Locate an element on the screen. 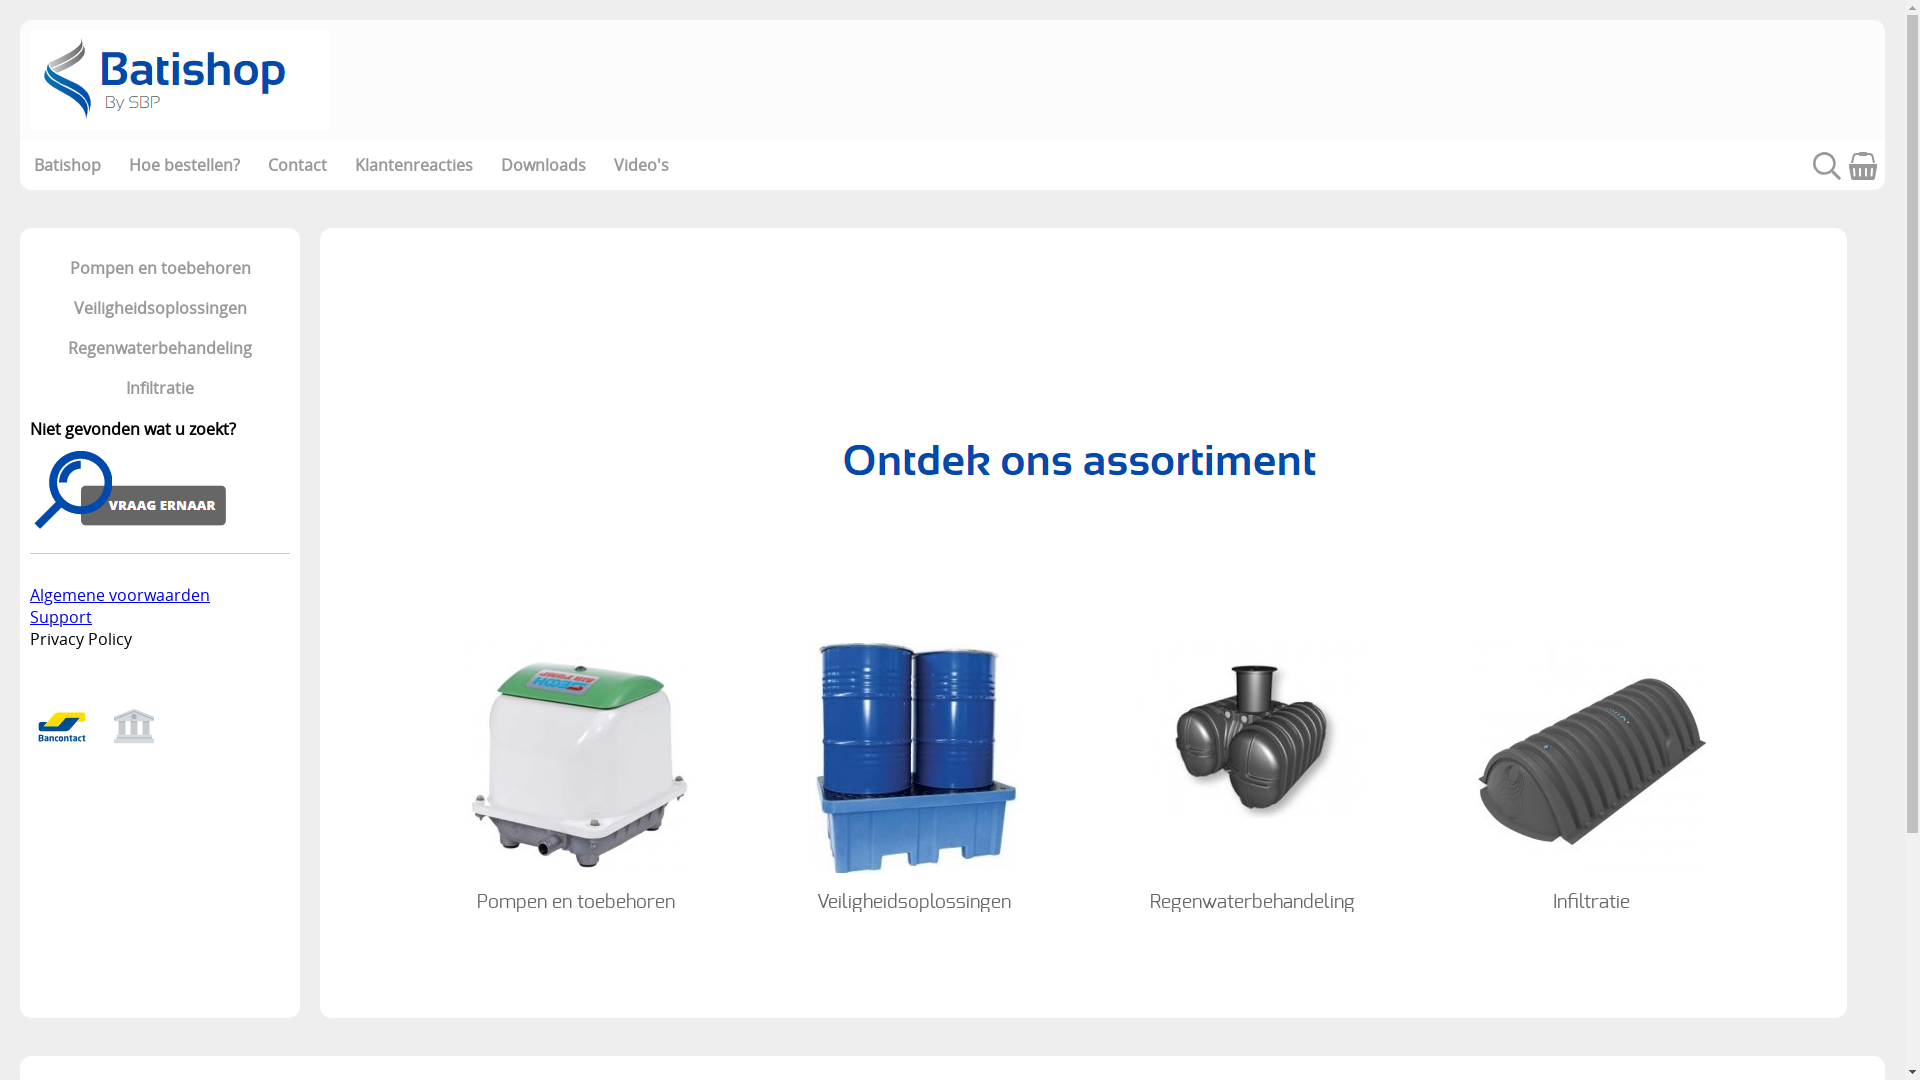 The width and height of the screenshot is (1920, 1080). 'Algemene voorwaarden' is located at coordinates (119, 593).